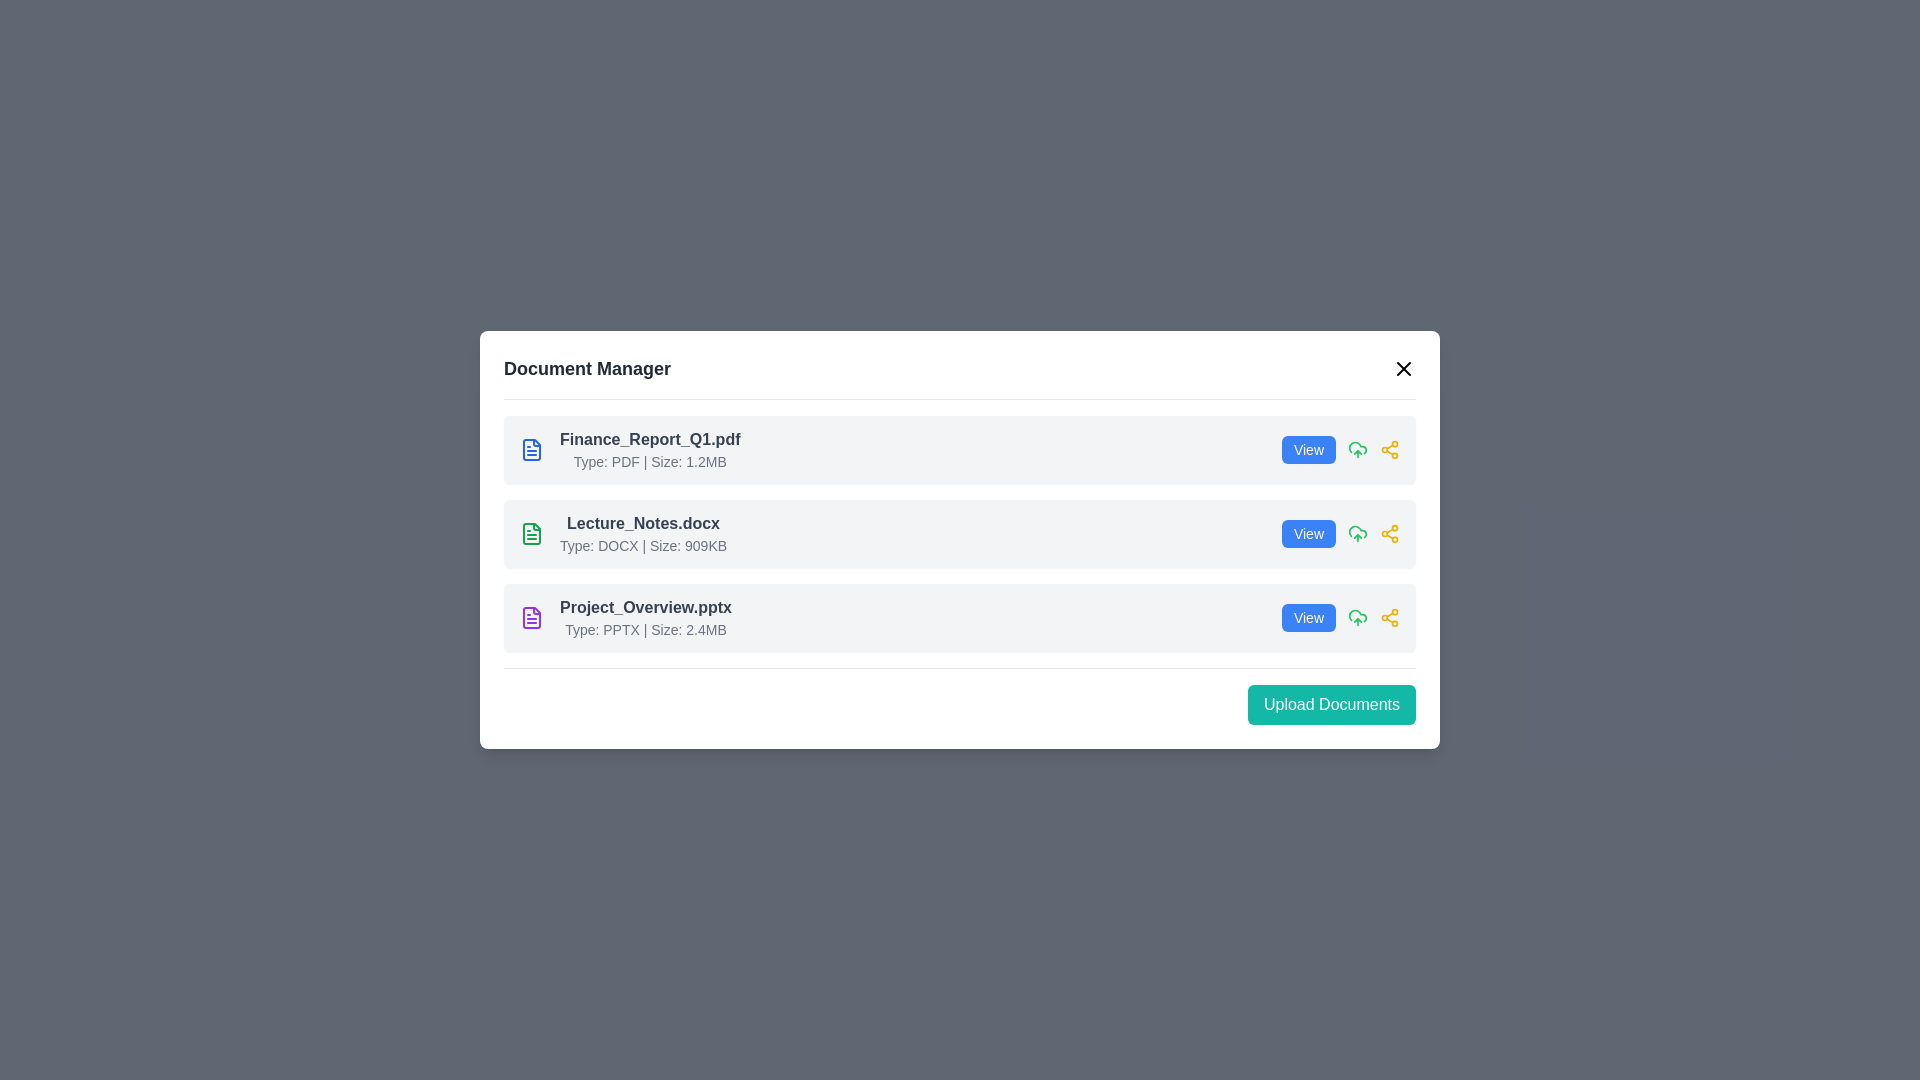  I want to click on the button located in the bottom row of three listed items on the right, associated with the file 'Project_Overview.pptx', so click(1340, 616).